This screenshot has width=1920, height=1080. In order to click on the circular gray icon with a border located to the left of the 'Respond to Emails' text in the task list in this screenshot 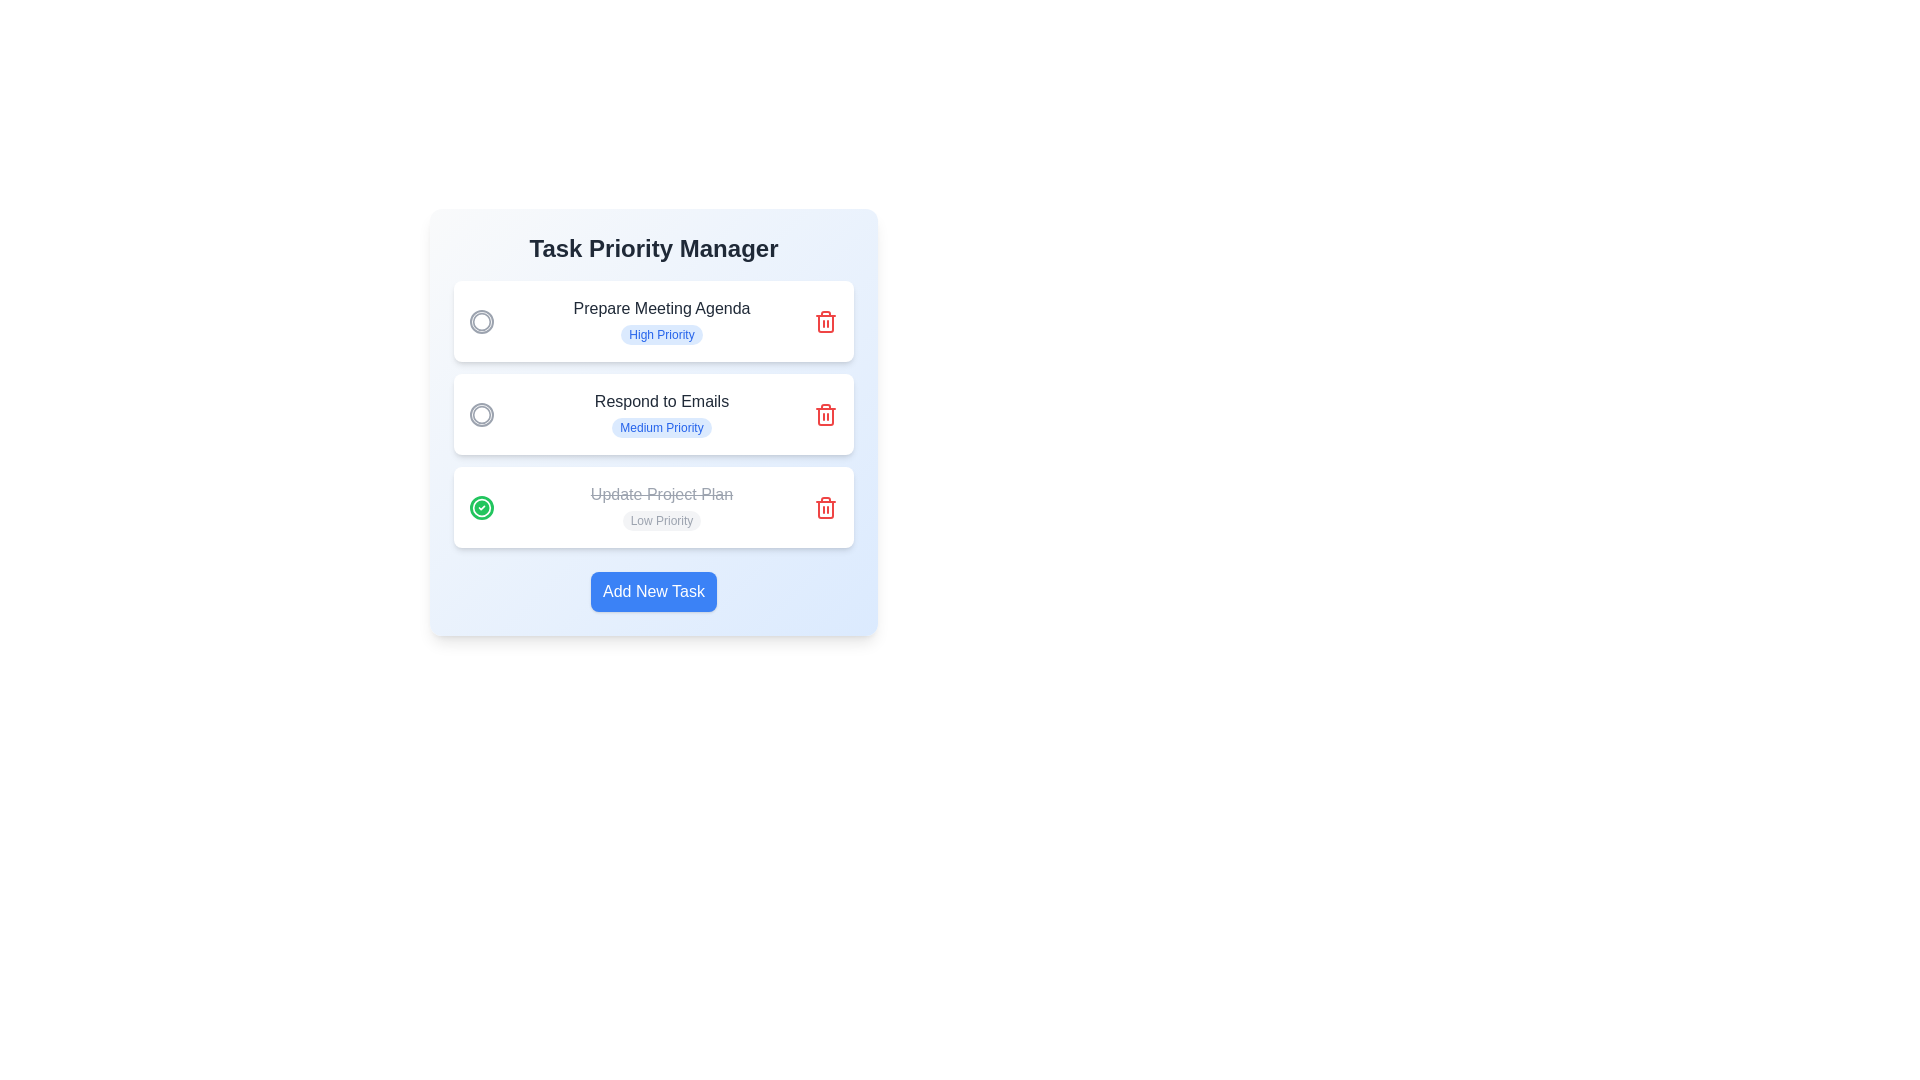, I will do `click(481, 413)`.